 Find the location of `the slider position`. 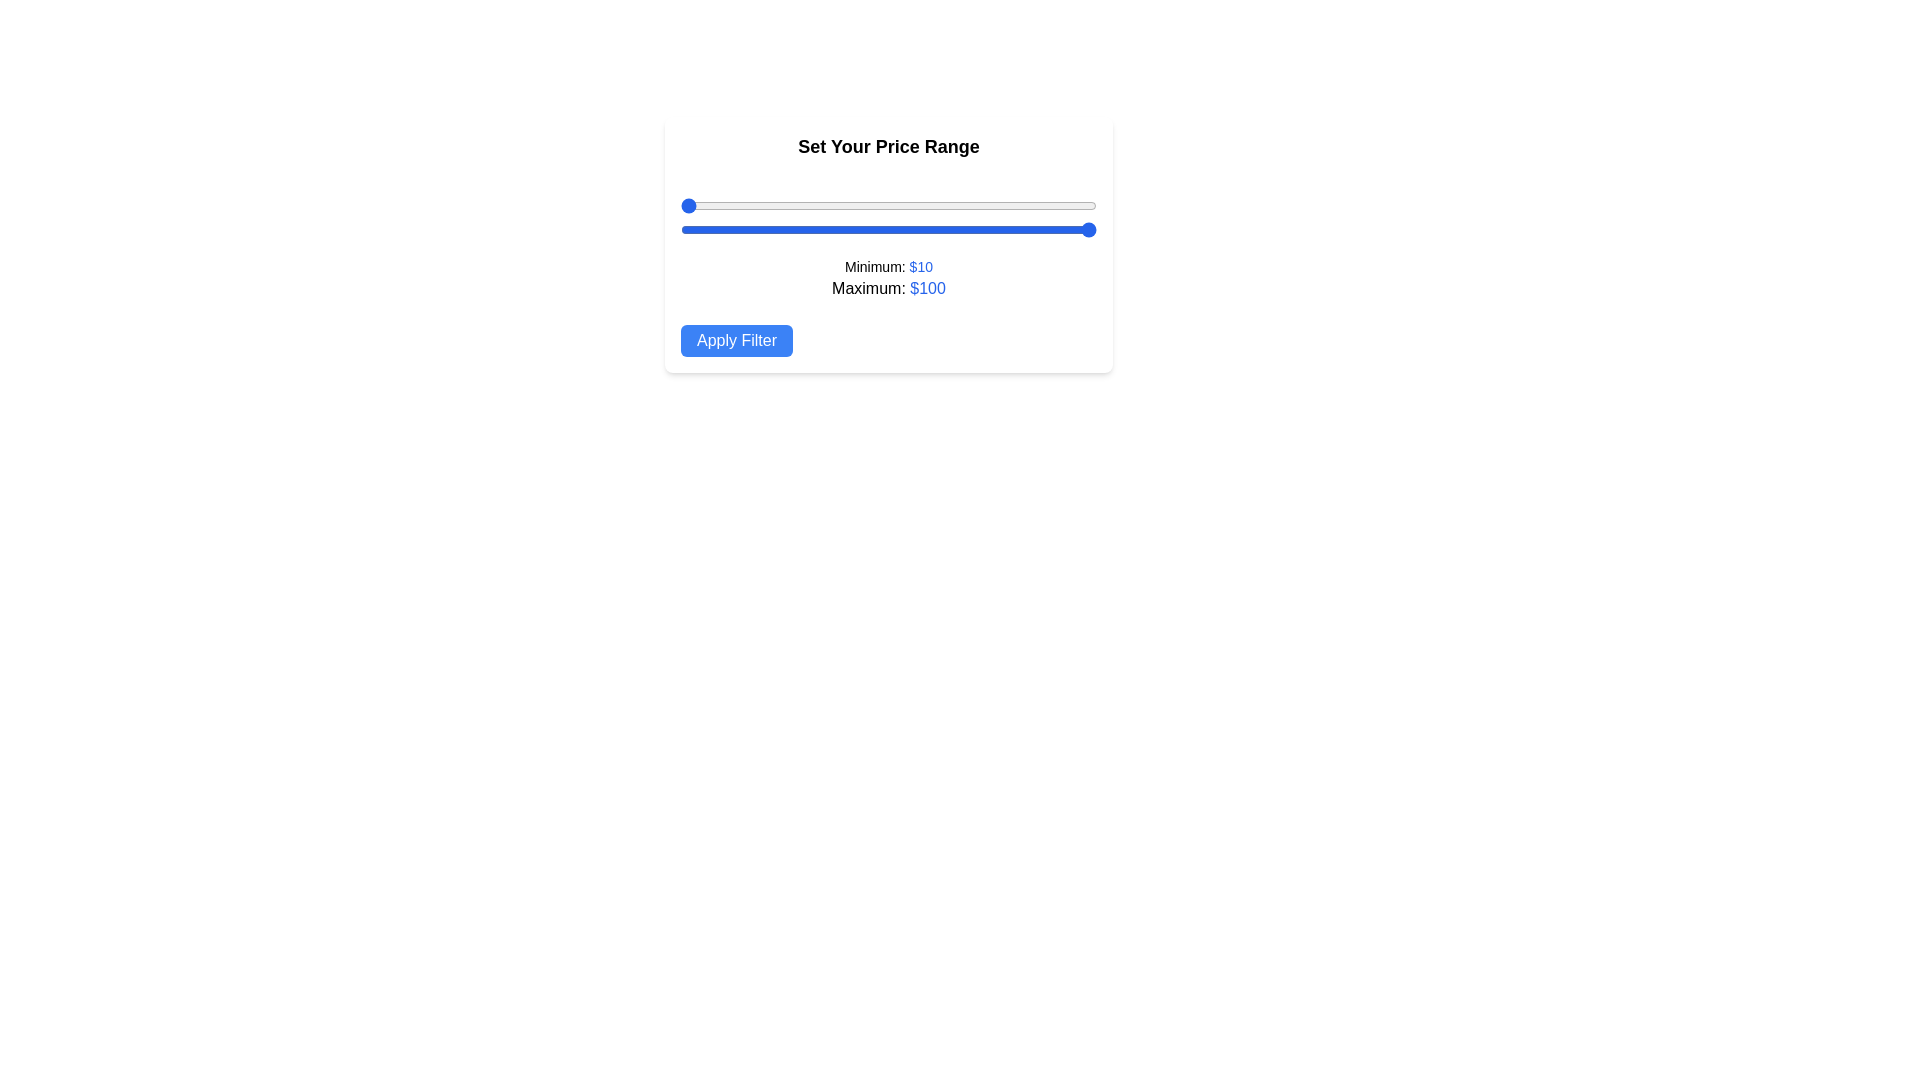

the slider position is located at coordinates (1013, 205).